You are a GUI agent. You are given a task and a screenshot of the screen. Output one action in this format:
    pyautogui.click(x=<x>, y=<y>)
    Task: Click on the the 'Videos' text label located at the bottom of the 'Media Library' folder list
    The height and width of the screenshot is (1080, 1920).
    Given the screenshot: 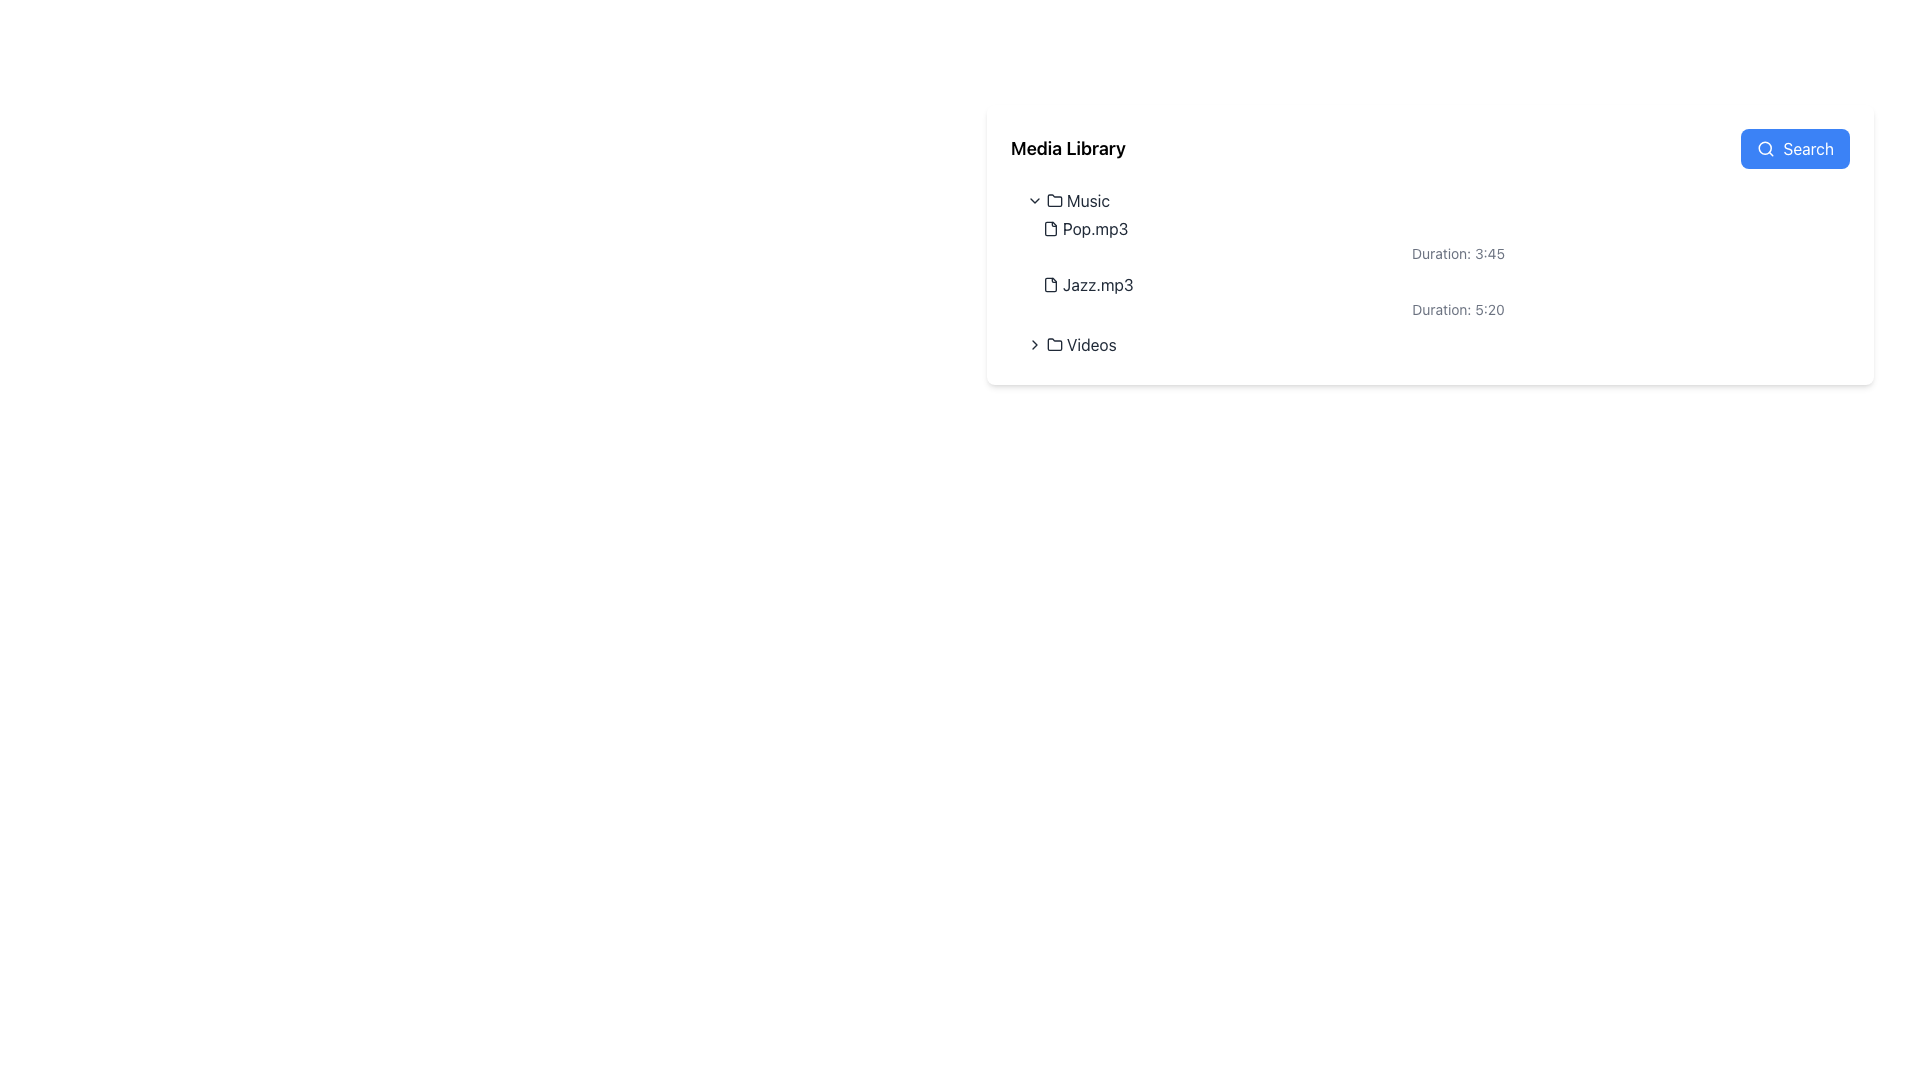 What is the action you would take?
    pyautogui.click(x=1090, y=343)
    